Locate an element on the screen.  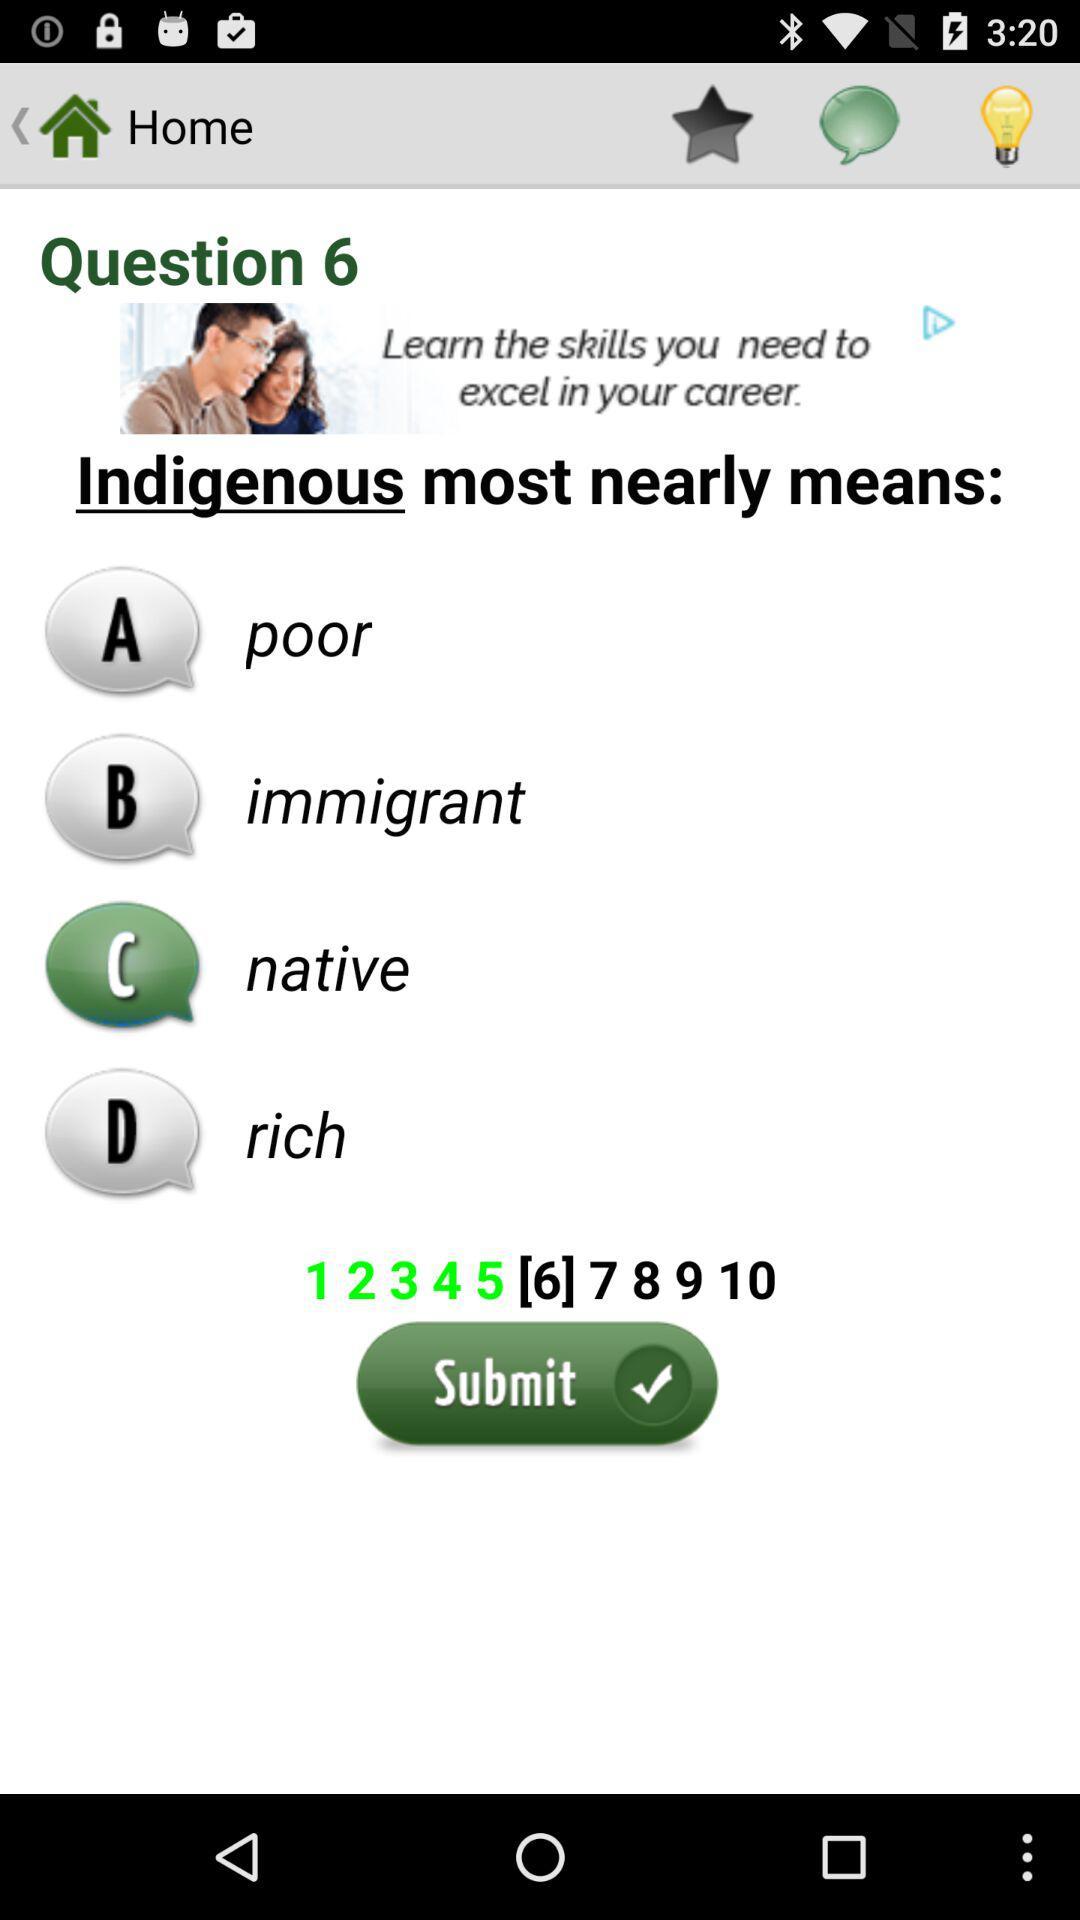
click on banner to find out more is located at coordinates (540, 368).